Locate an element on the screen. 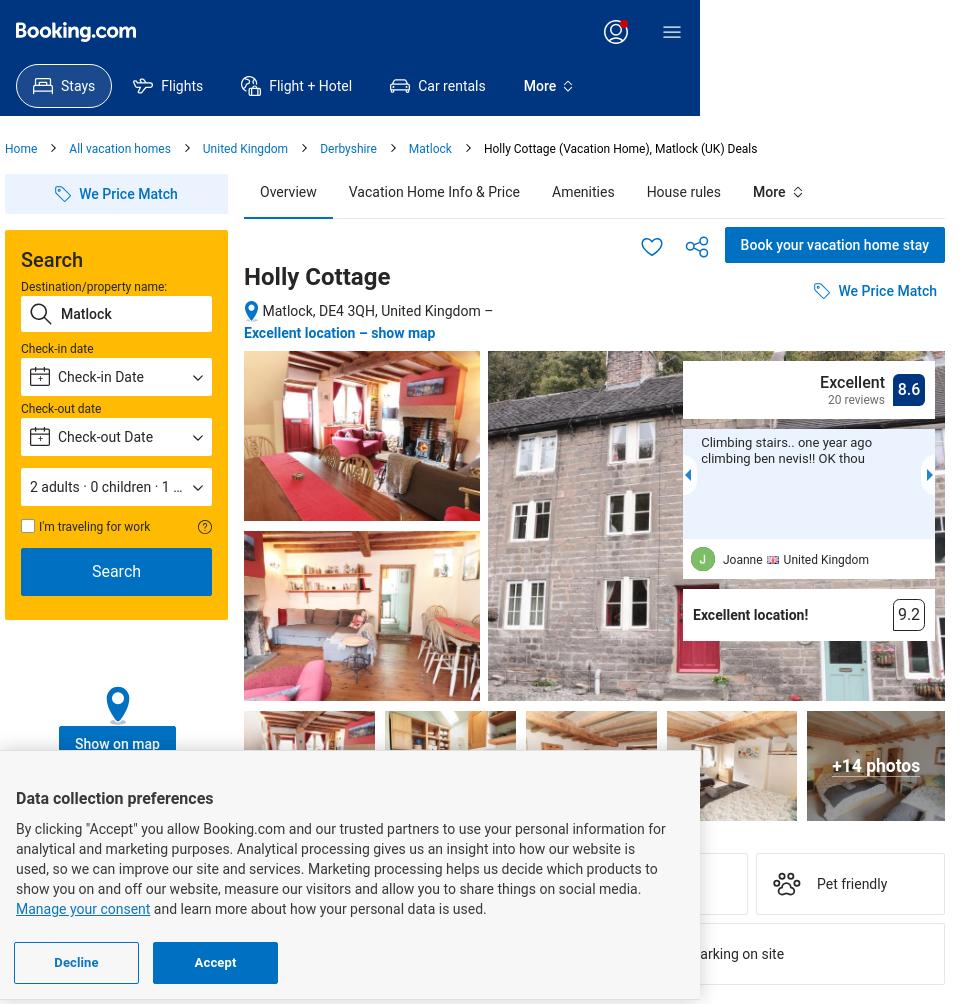 Image resolution: width=969 pixels, height=1004 pixels. 'Amenities' is located at coordinates (582, 190).